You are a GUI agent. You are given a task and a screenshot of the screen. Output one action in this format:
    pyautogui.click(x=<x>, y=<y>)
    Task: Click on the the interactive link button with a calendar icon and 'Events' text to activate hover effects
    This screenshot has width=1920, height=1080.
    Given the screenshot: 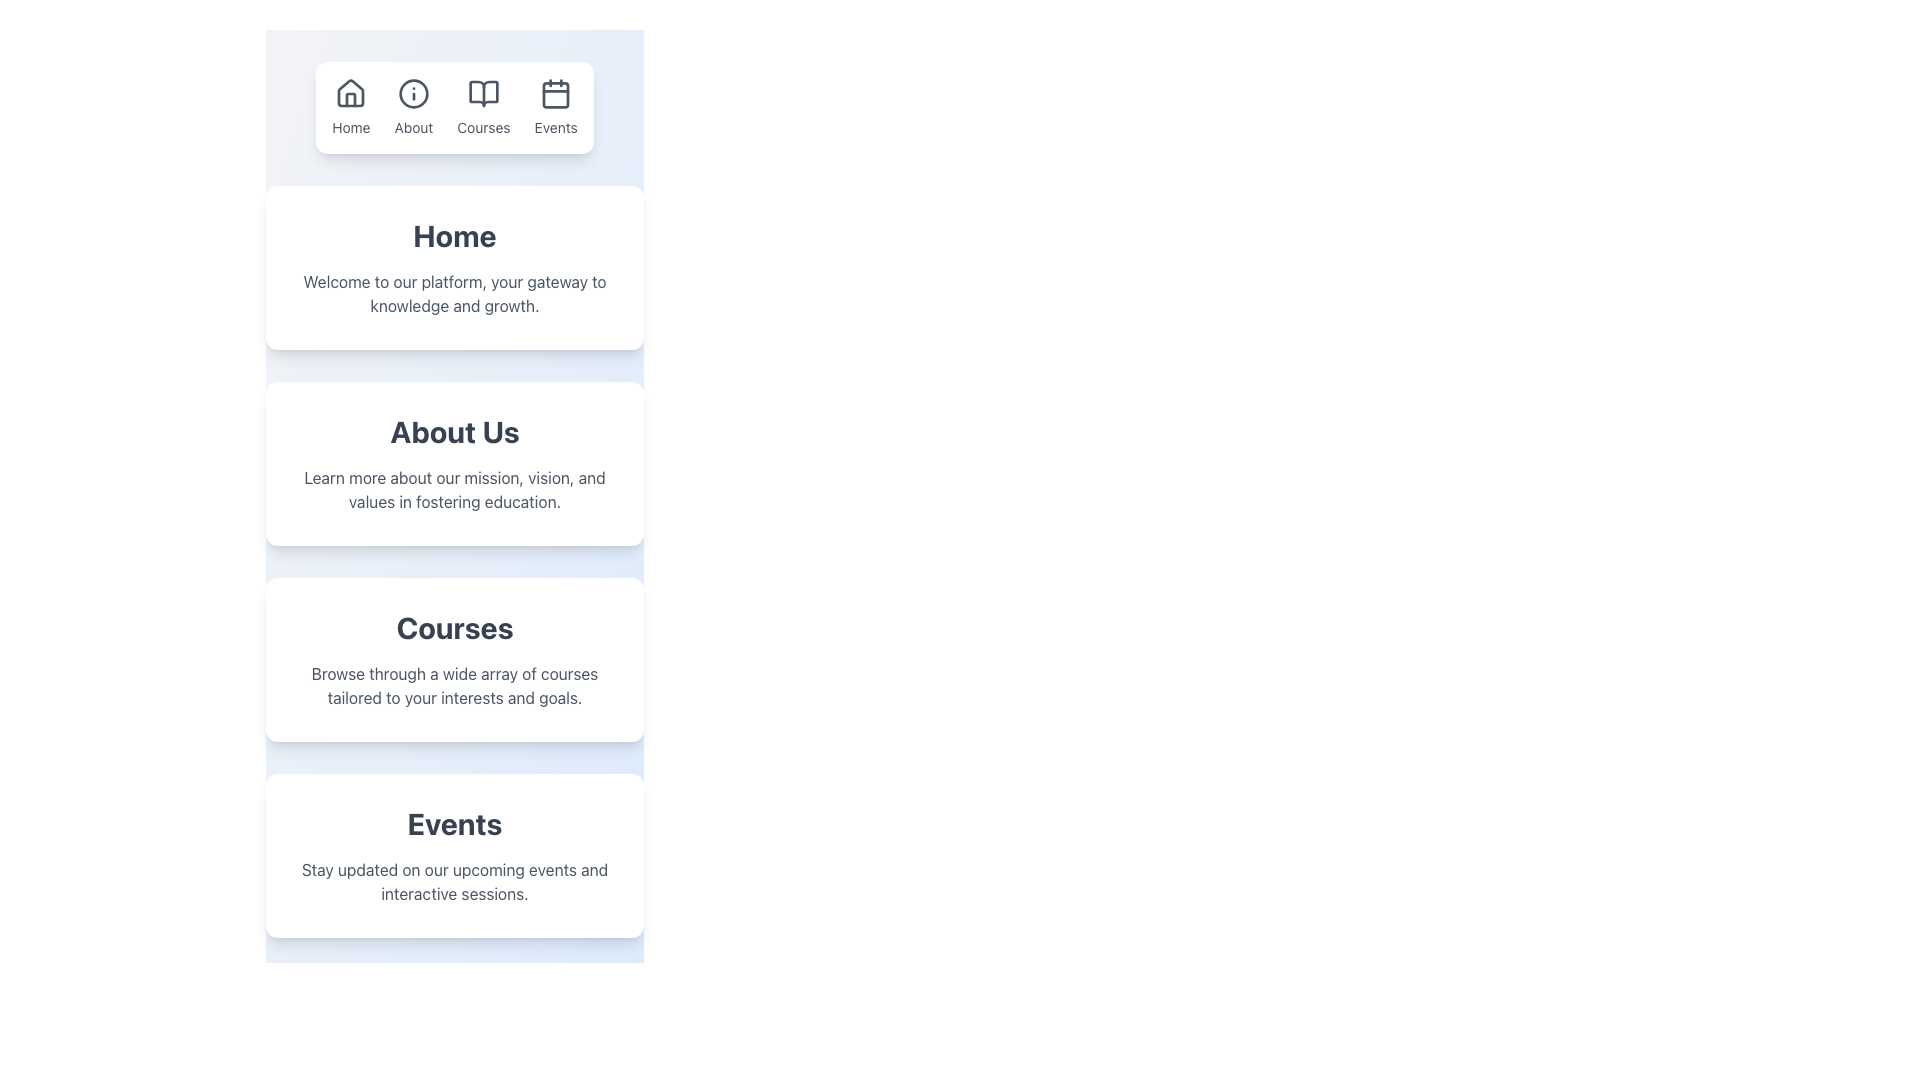 What is the action you would take?
    pyautogui.click(x=556, y=108)
    